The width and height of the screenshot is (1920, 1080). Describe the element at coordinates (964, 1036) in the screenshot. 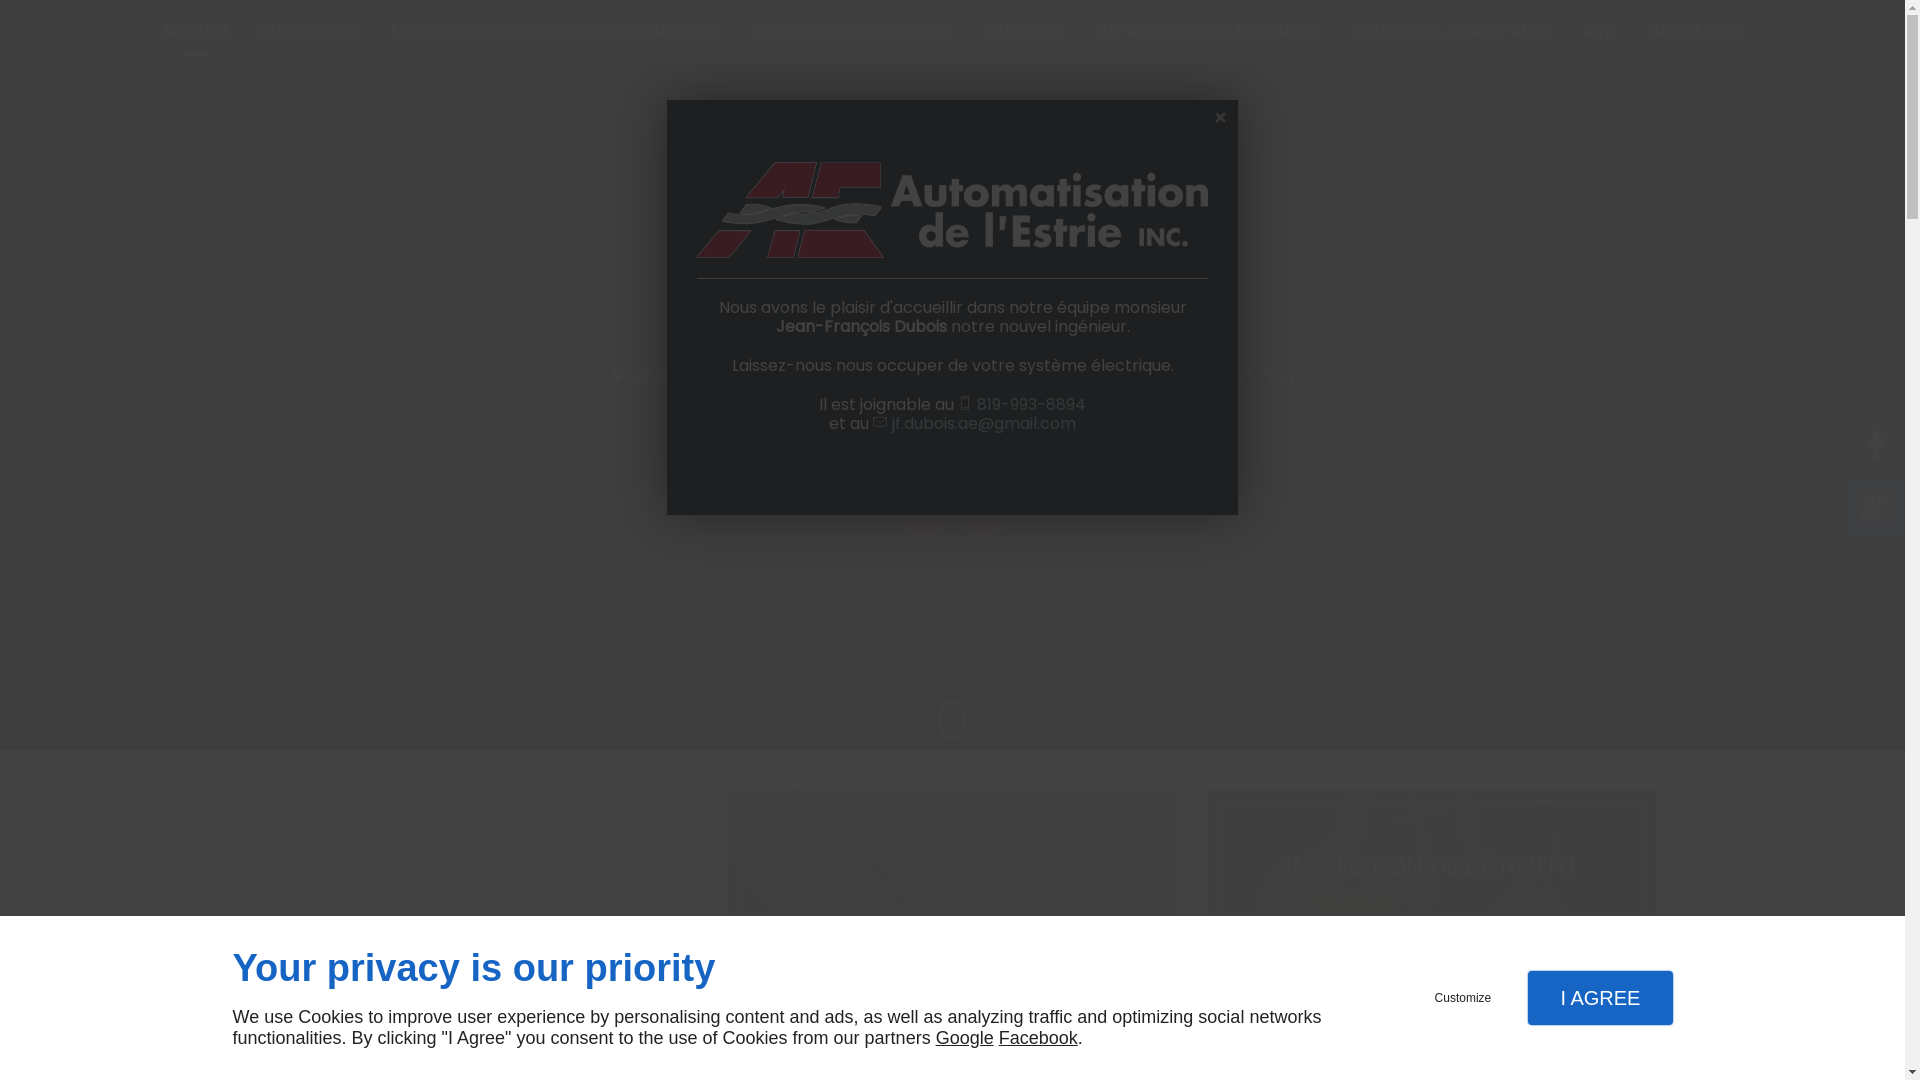

I see `'Google'` at that location.